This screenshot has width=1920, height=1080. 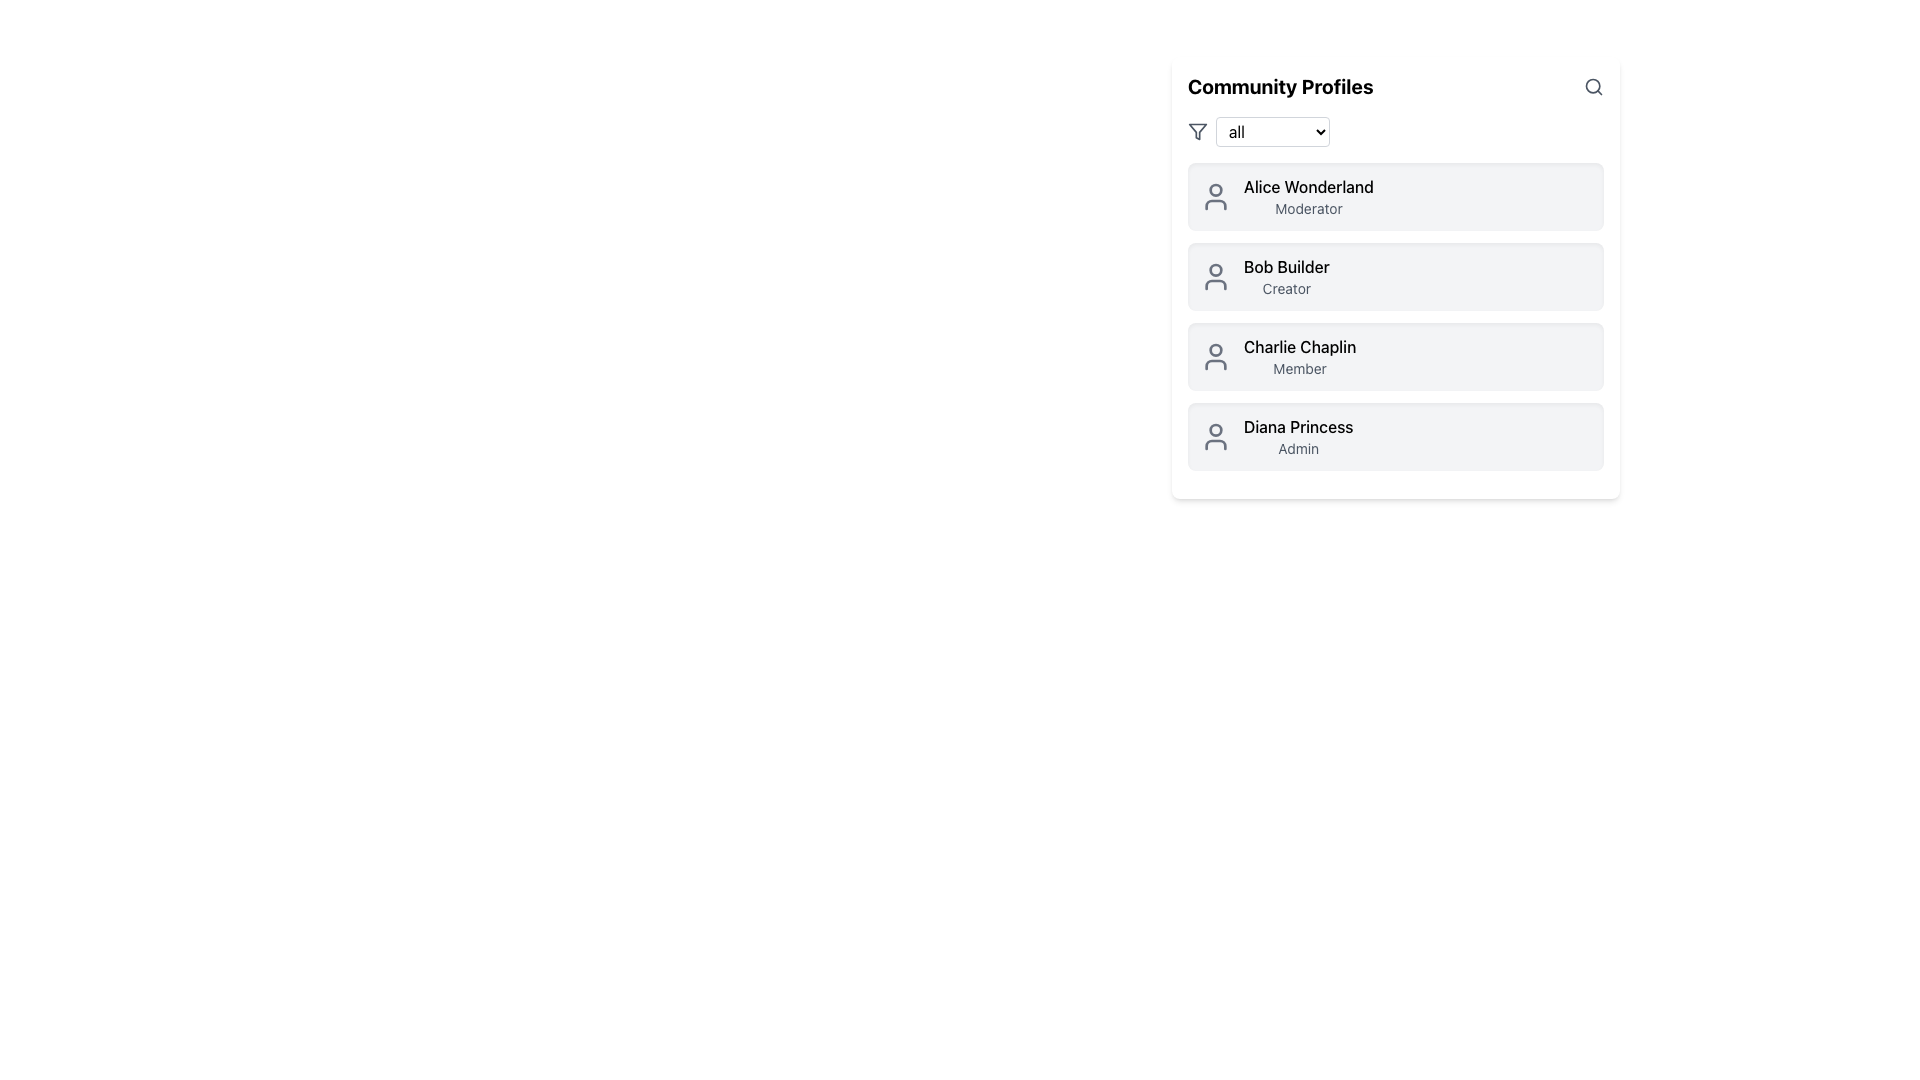 What do you see at coordinates (1214, 270) in the screenshot?
I see `the circular user profile icon element, which is positioned at the top-center of the user profile SVG representation, to the left of the text 'Bob Builder'` at bounding box center [1214, 270].